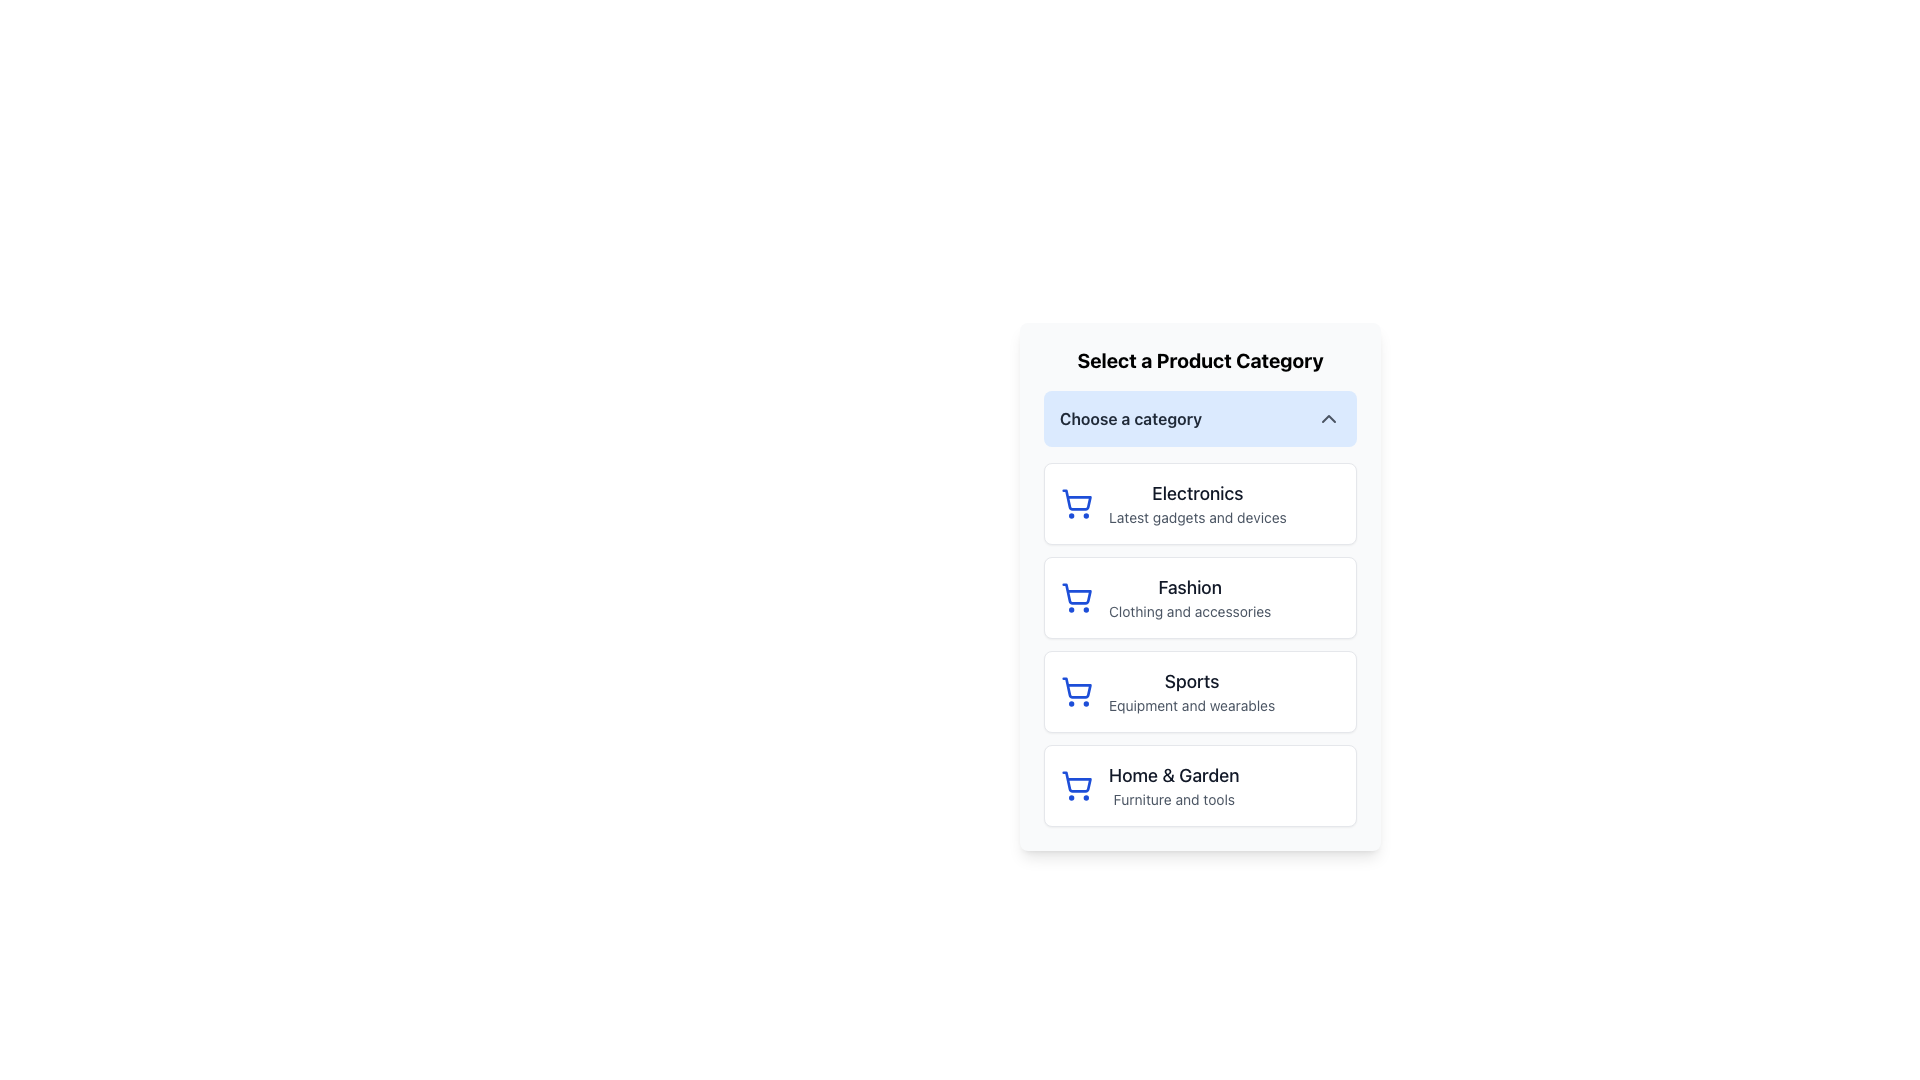 The height and width of the screenshot is (1080, 1920). Describe the element at coordinates (1192, 690) in the screenshot. I see `the 'Sports' text display element, which is the third item in a list, indicating it is part of a draggable list` at that location.